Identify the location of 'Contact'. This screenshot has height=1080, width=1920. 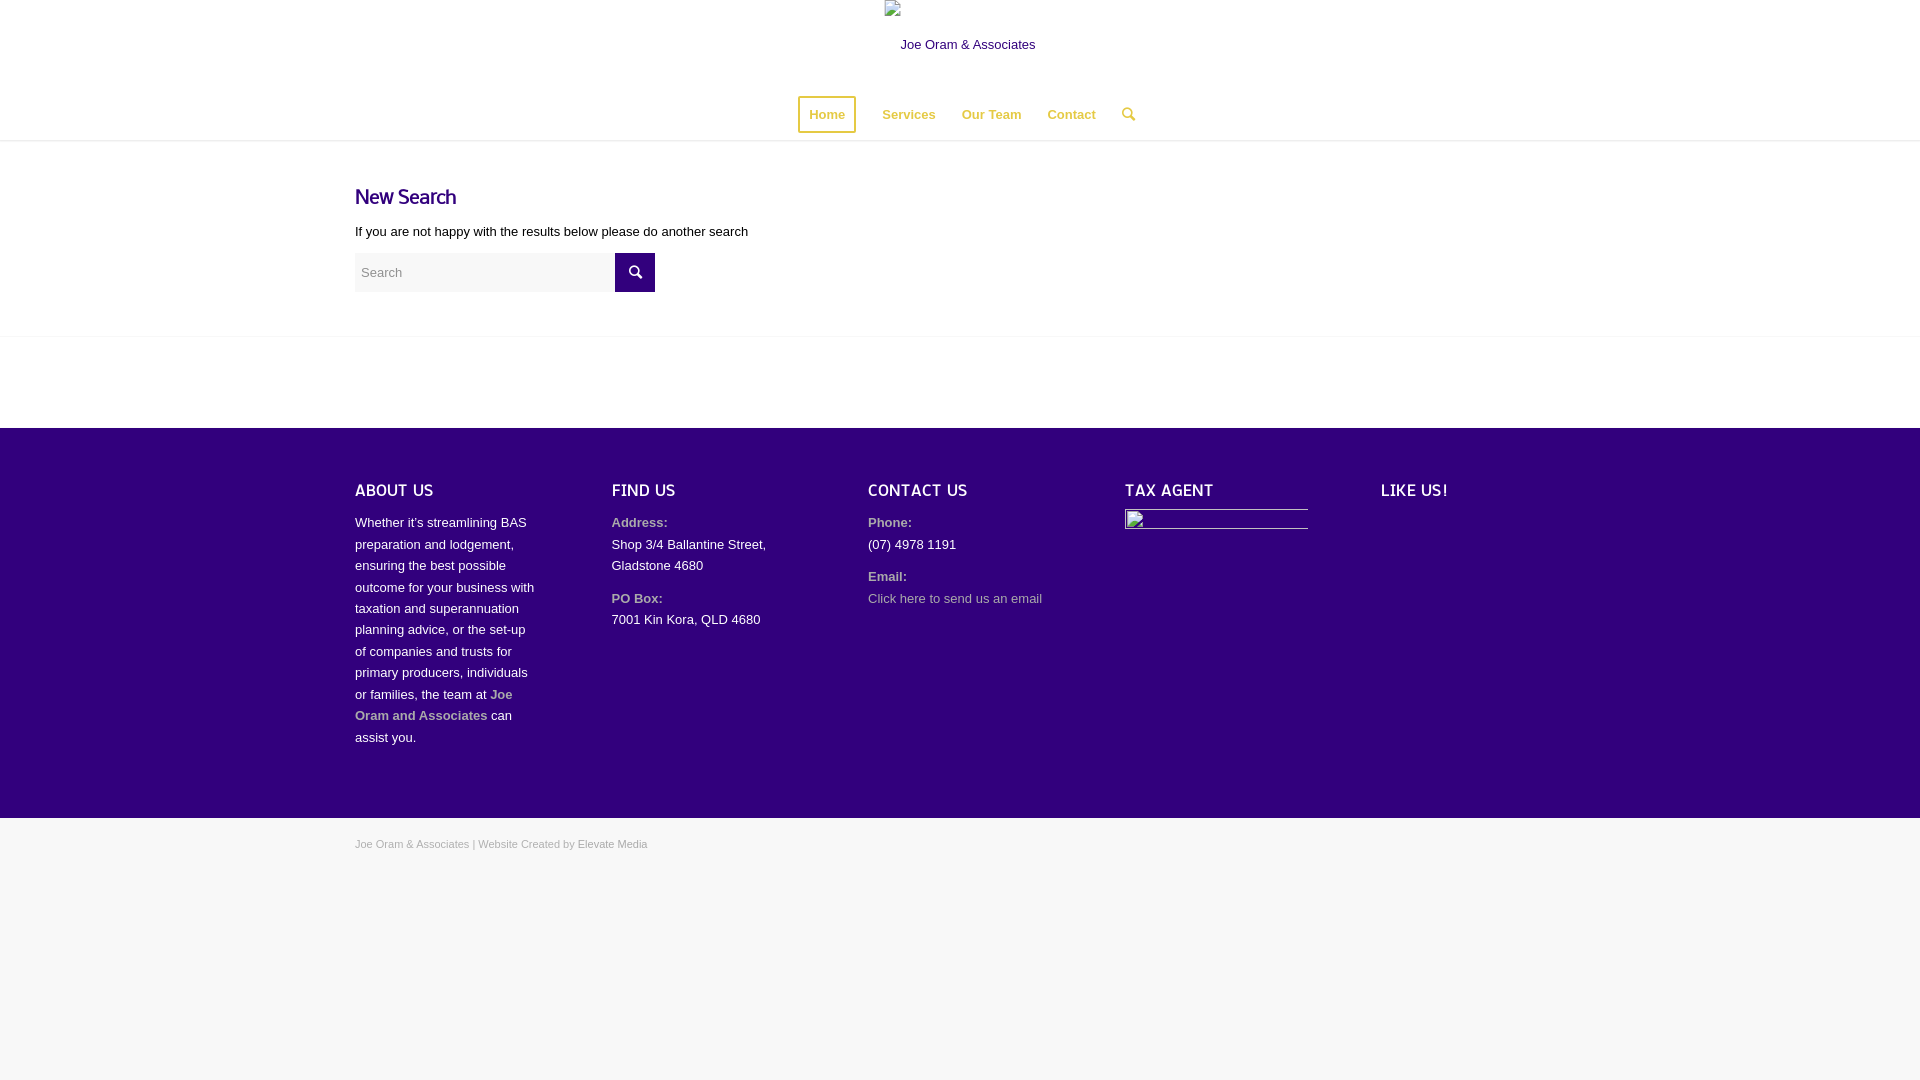
(1033, 115).